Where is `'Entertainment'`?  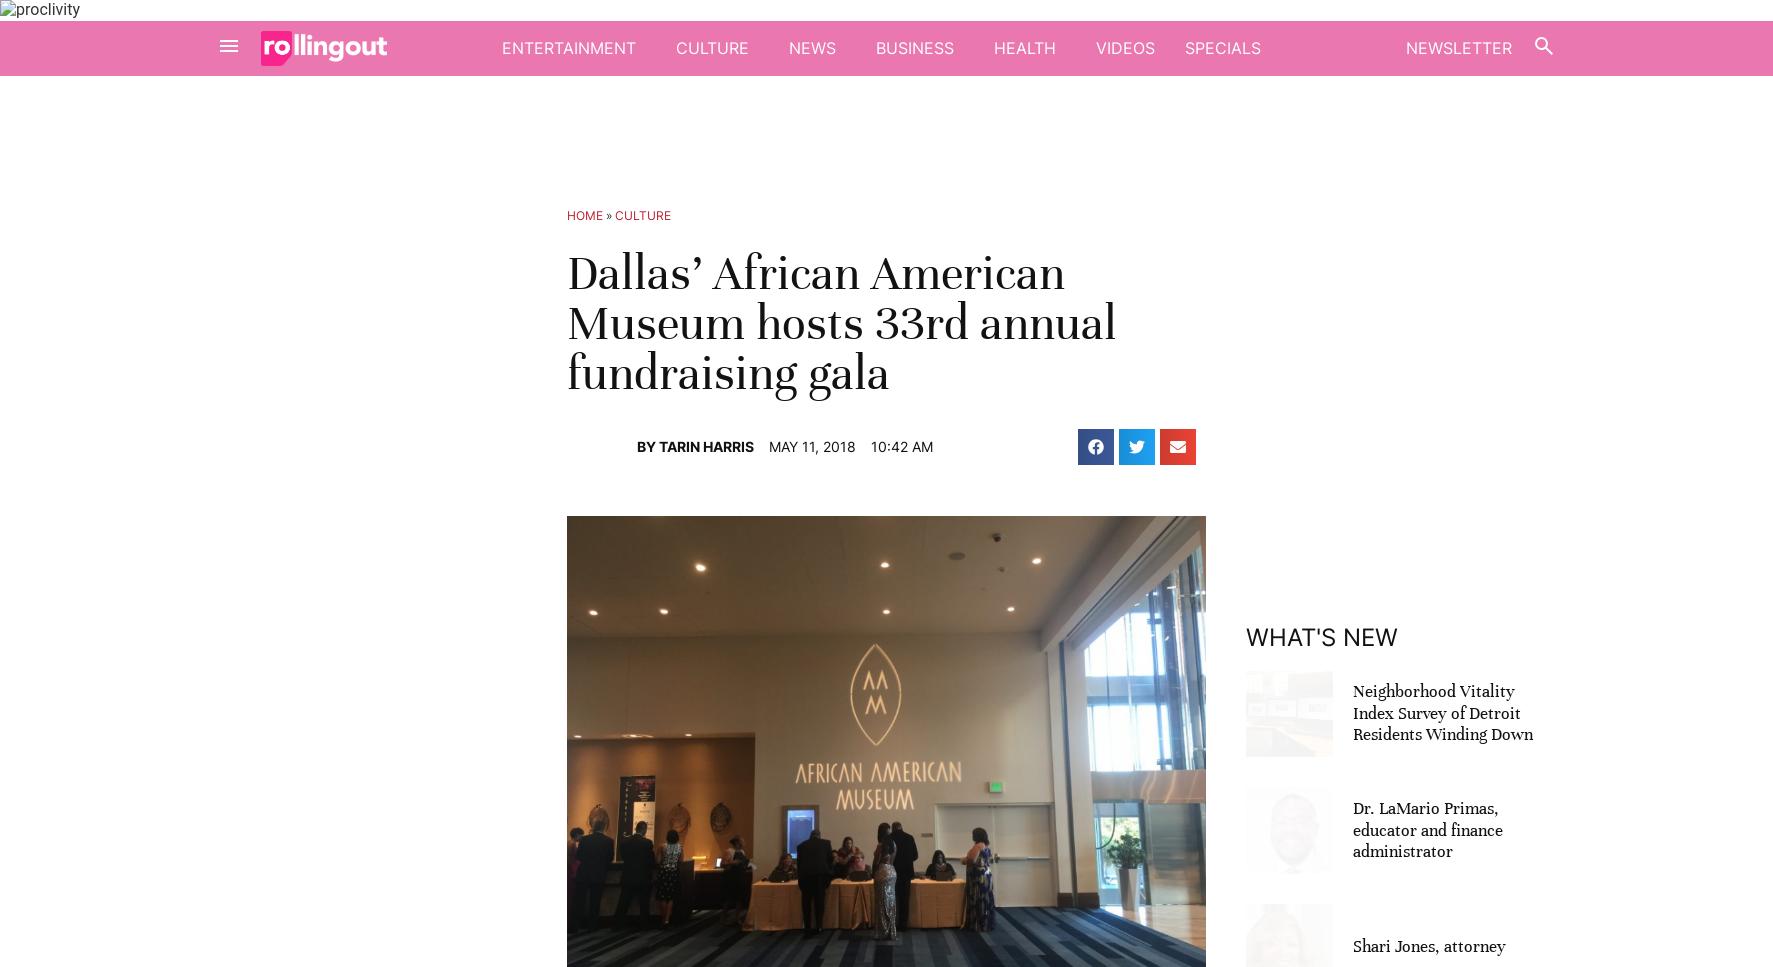
'Entertainment' is located at coordinates (568, 46).